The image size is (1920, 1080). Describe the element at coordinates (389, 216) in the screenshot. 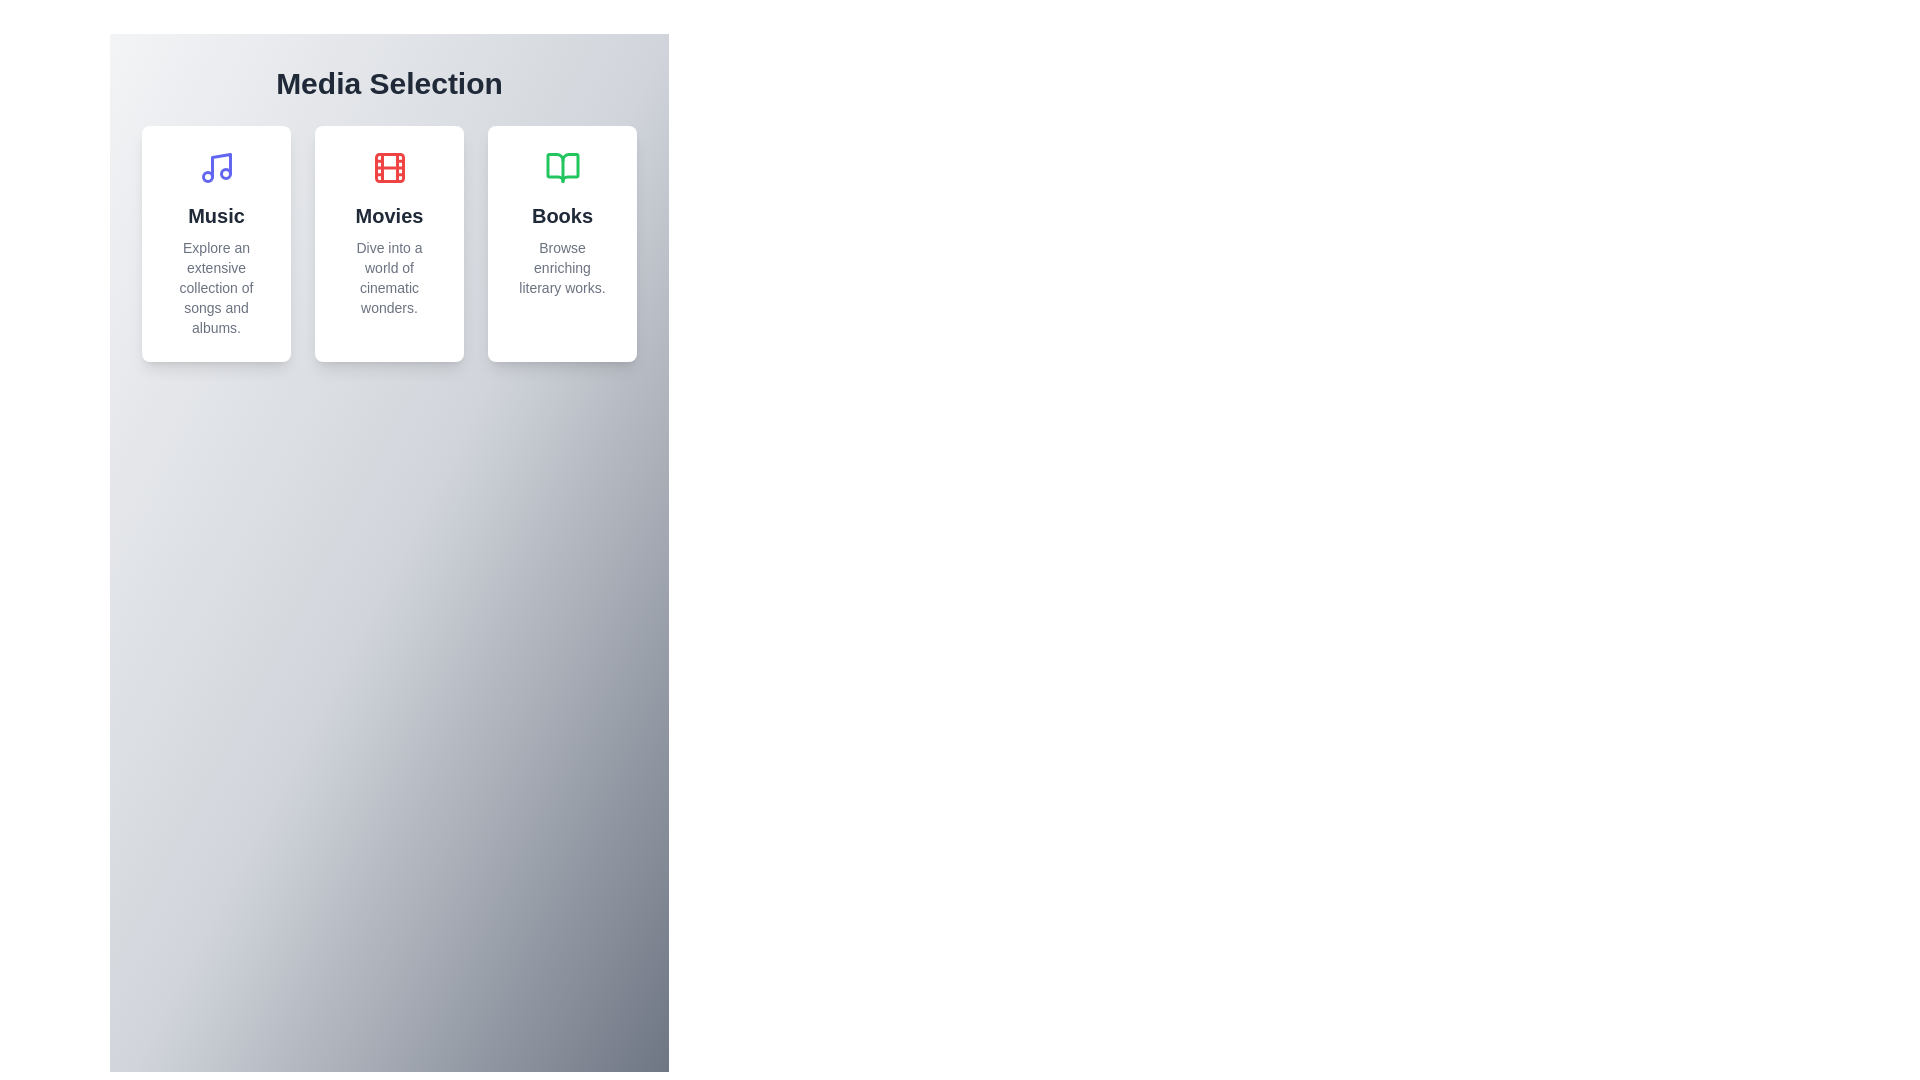

I see `the 'Movies' section title text label, which is located centrally in a three-column layout and positioned between a film reel icon and a description text` at that location.